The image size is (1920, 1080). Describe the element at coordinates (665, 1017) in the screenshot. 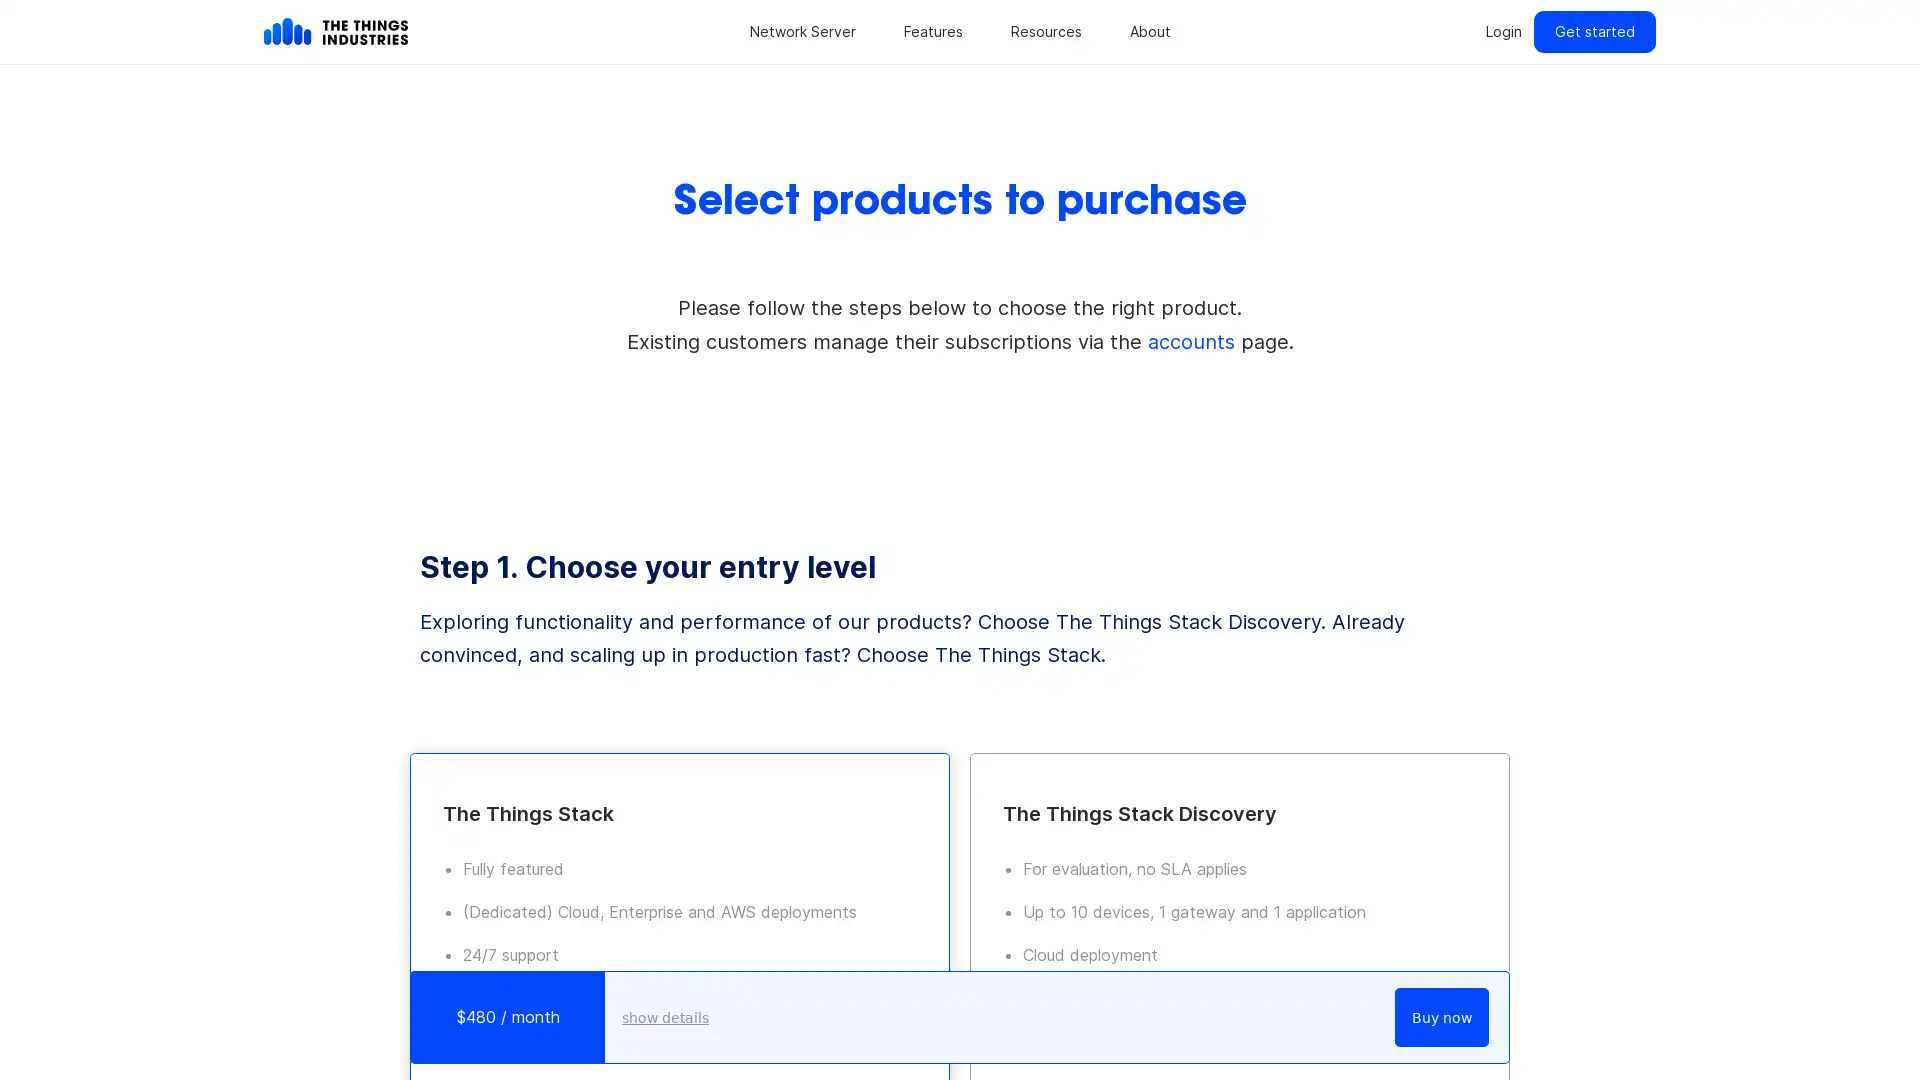

I see `show details` at that location.